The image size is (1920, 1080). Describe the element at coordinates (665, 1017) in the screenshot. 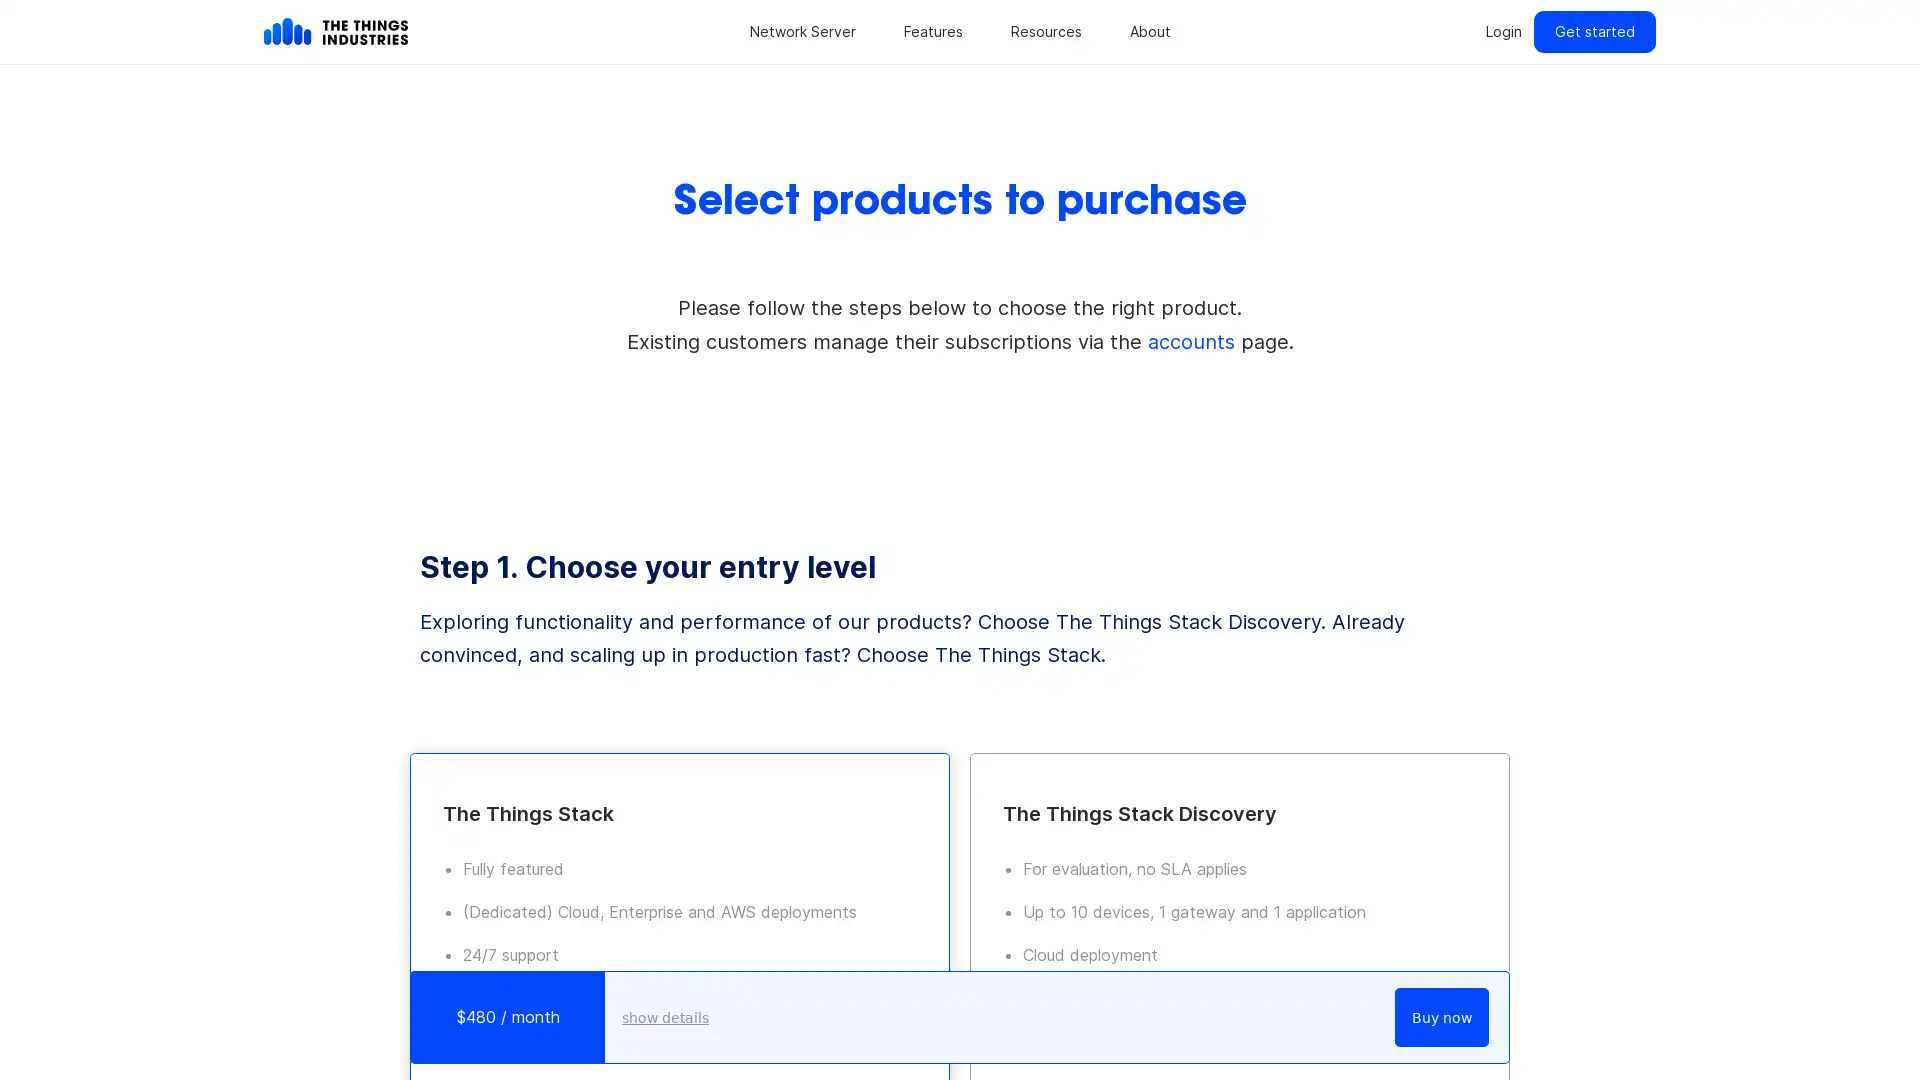

I see `show details` at that location.